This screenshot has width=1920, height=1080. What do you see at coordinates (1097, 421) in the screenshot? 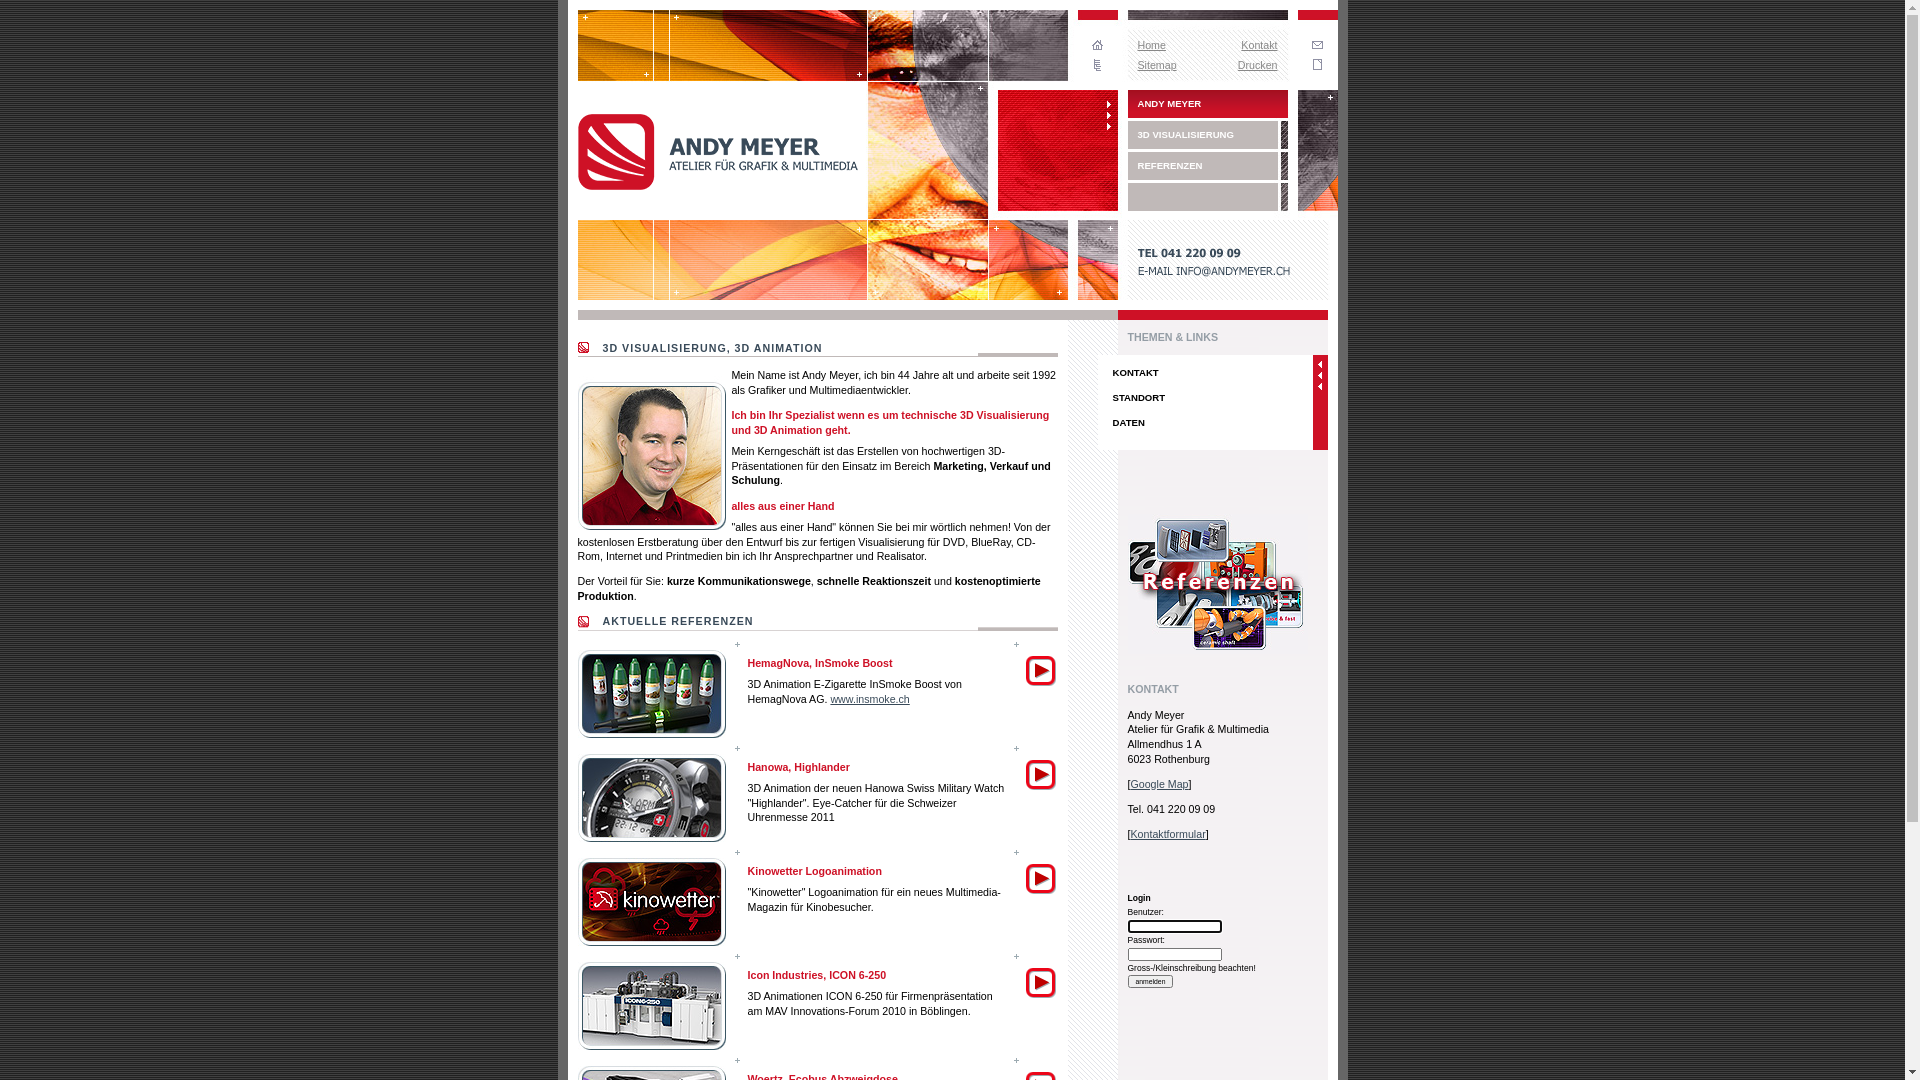
I see `'DATEN'` at bounding box center [1097, 421].